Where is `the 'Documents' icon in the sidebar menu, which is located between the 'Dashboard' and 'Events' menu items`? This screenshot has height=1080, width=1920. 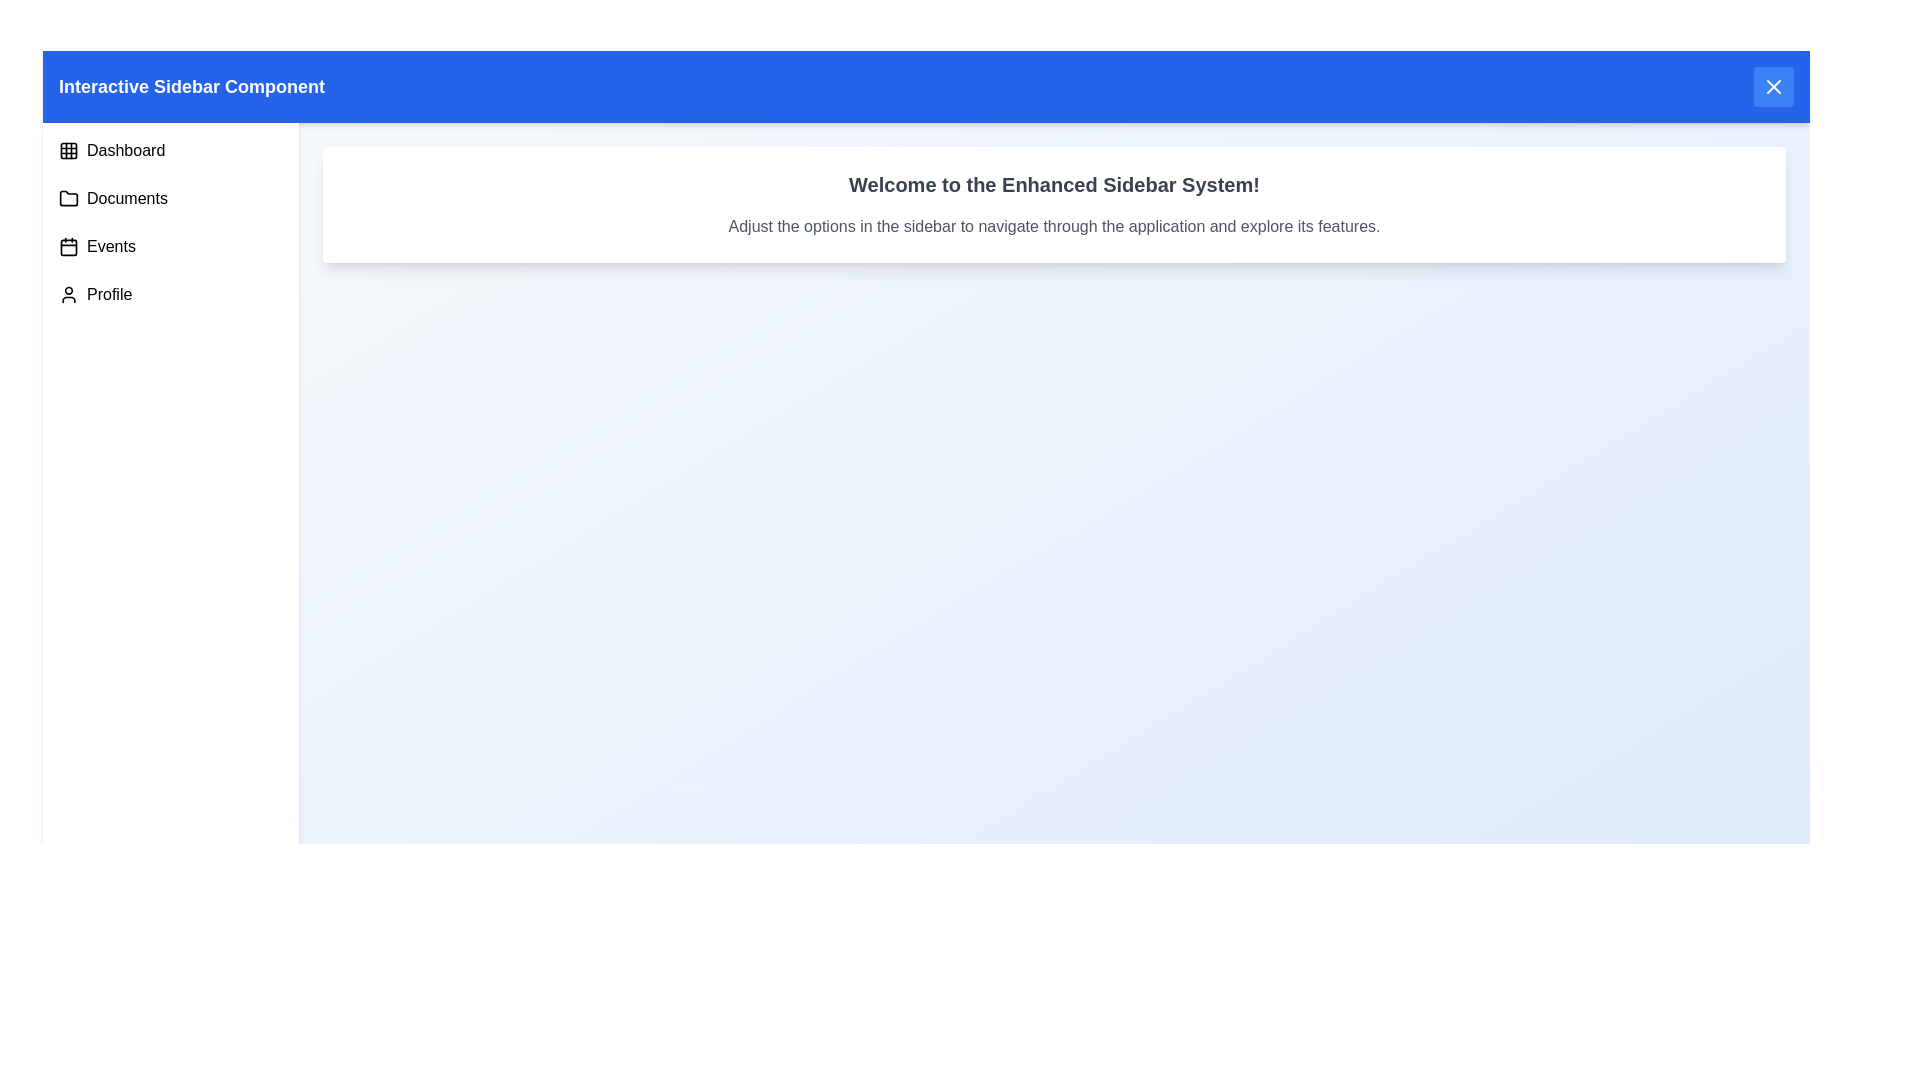 the 'Documents' icon in the sidebar menu, which is located between the 'Dashboard' and 'Events' menu items is located at coordinates (68, 198).